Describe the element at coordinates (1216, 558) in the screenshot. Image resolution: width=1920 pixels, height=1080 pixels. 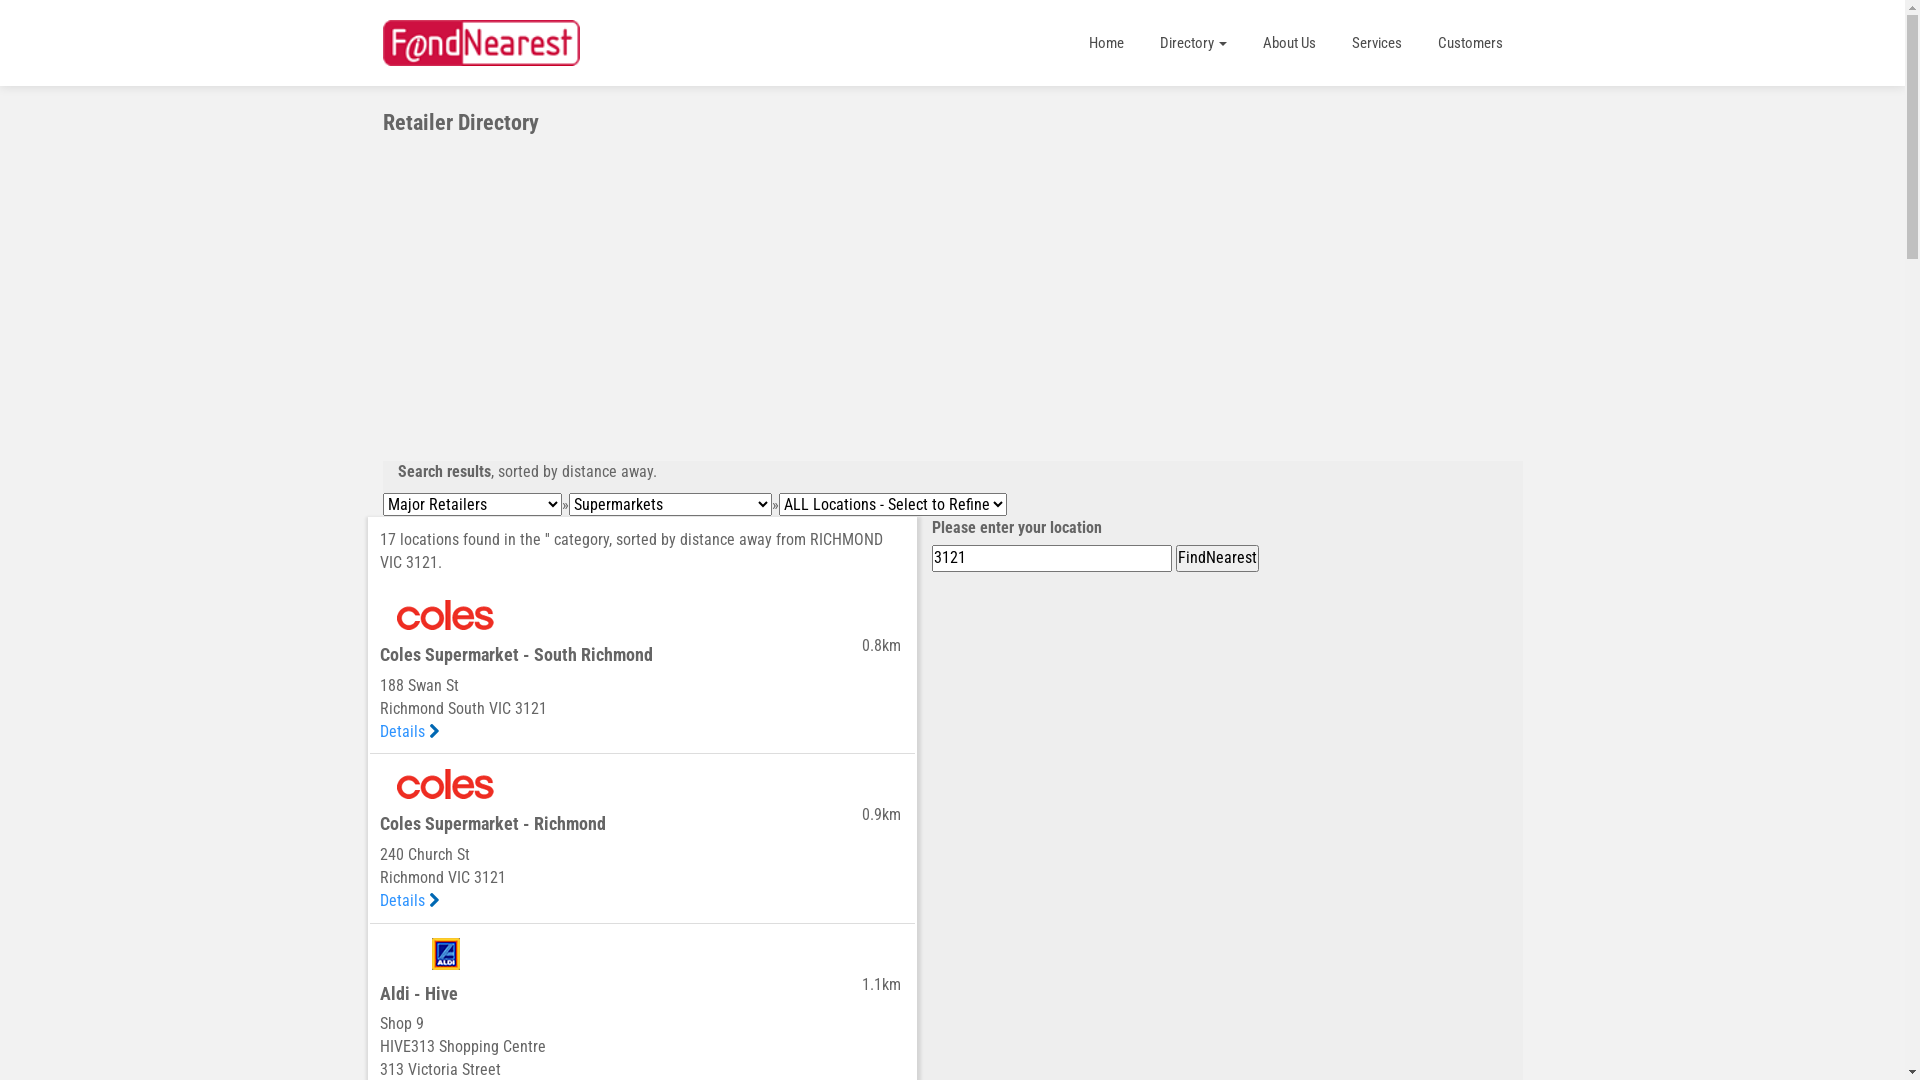
I see `'FindNearest'` at that location.